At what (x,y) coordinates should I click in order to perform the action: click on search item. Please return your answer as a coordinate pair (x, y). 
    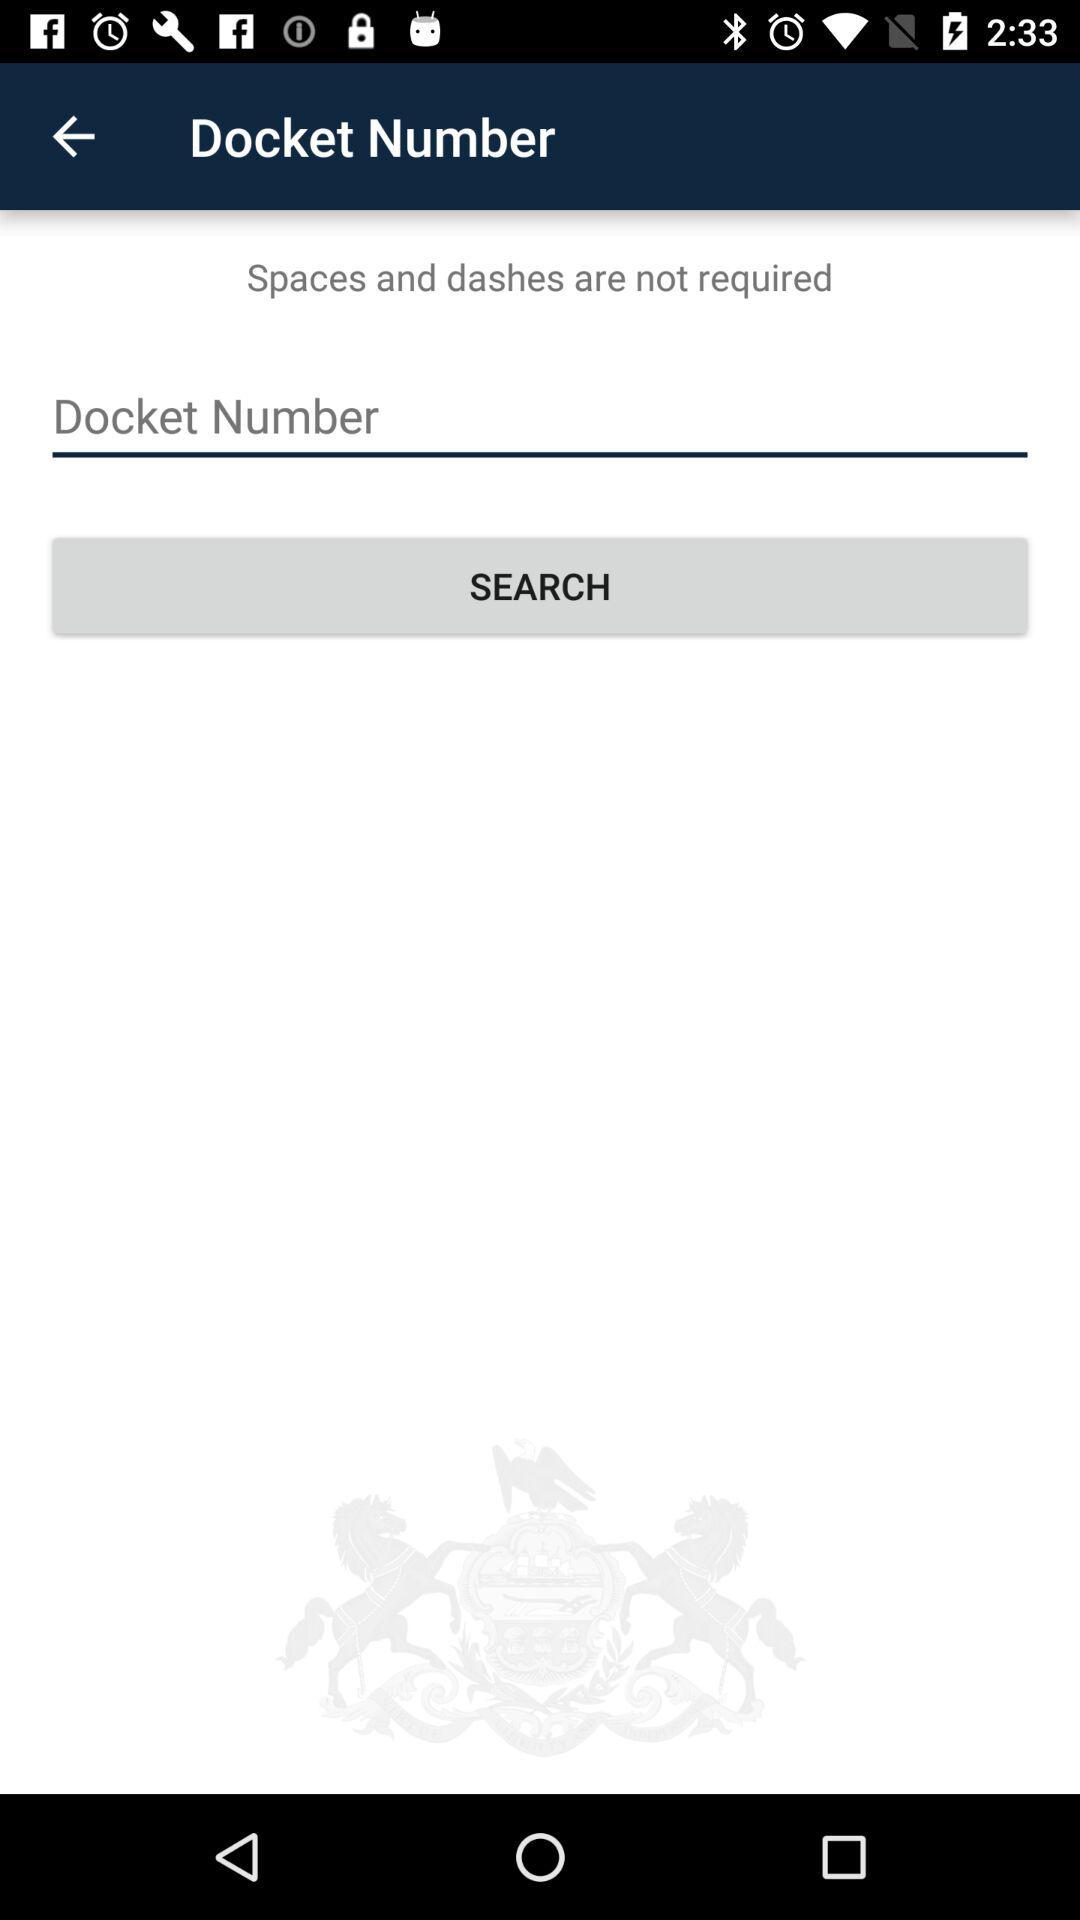
    Looking at the image, I should click on (540, 584).